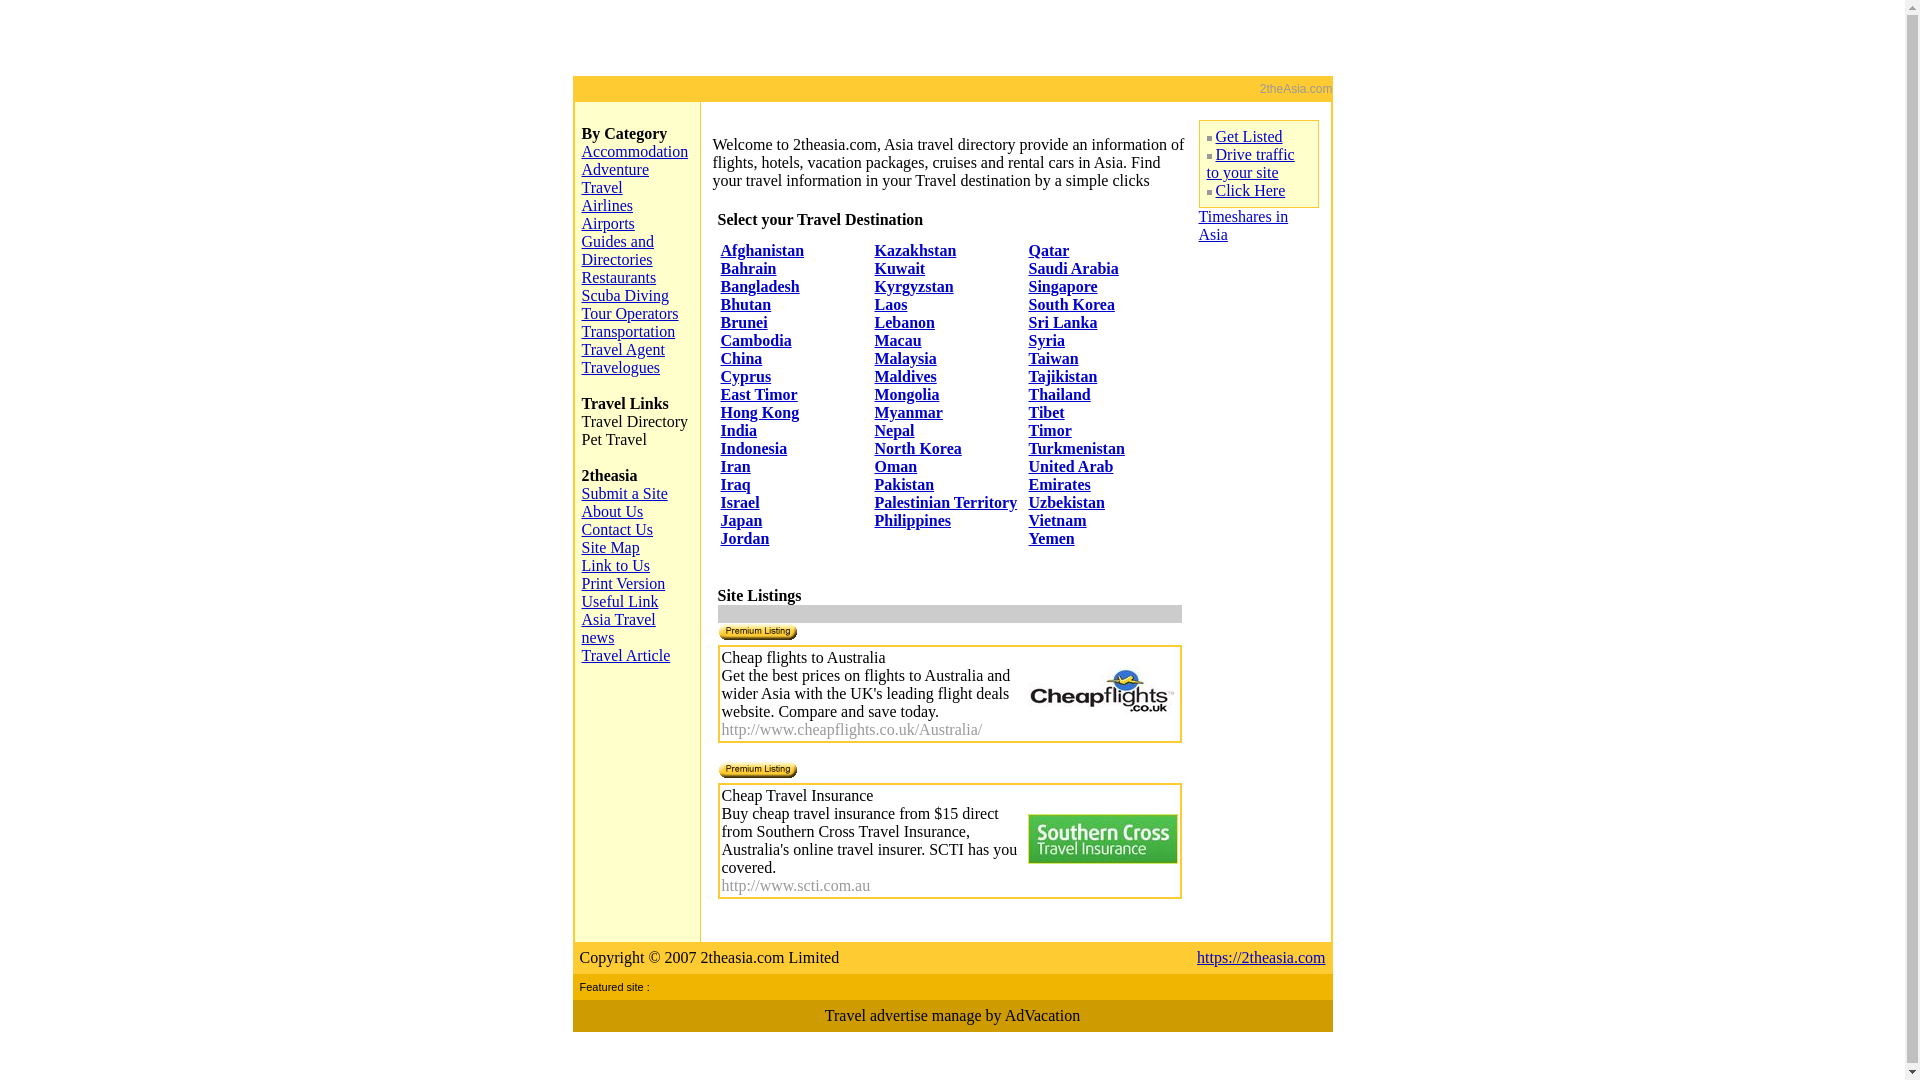 This screenshot has height=1080, width=1920. Describe the element at coordinates (618, 277) in the screenshot. I see `'Restaurants'` at that location.